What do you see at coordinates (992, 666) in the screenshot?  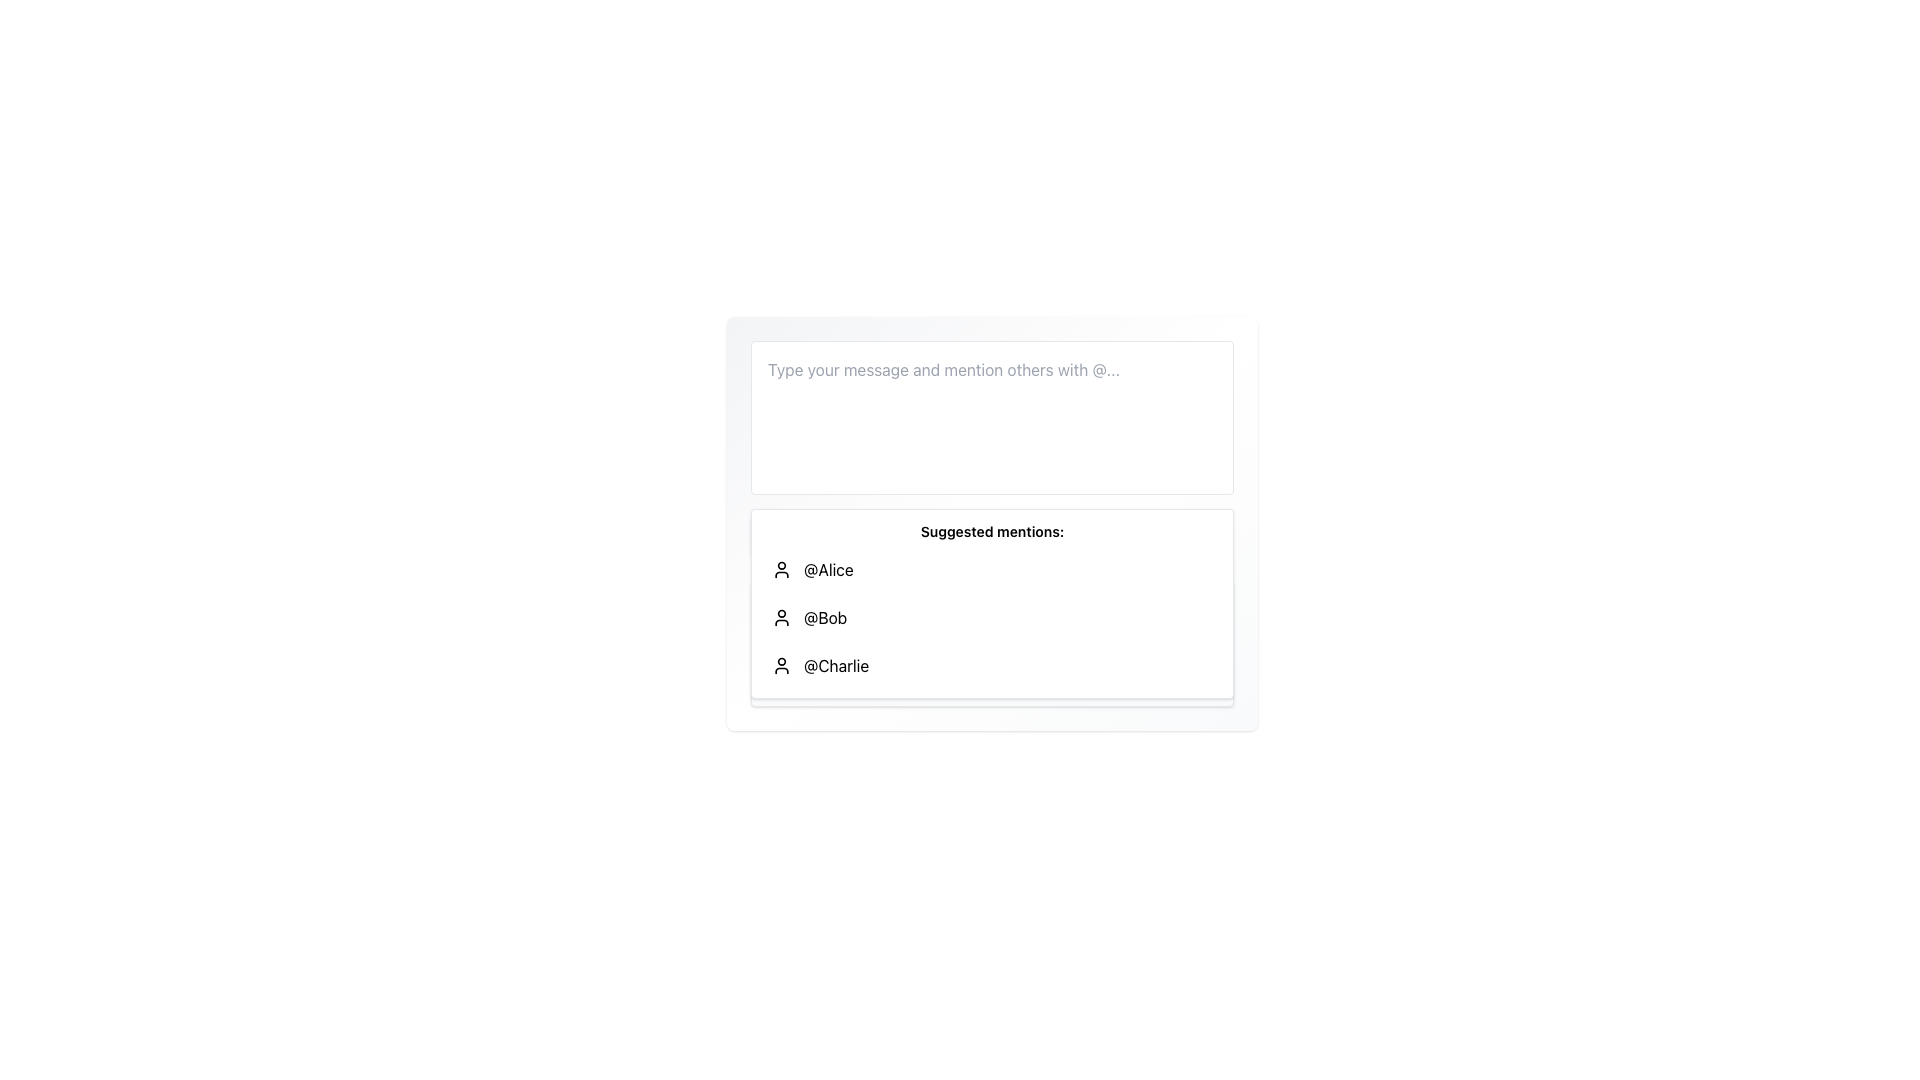 I see `the third entry in the 'Suggested mentions' list` at bounding box center [992, 666].